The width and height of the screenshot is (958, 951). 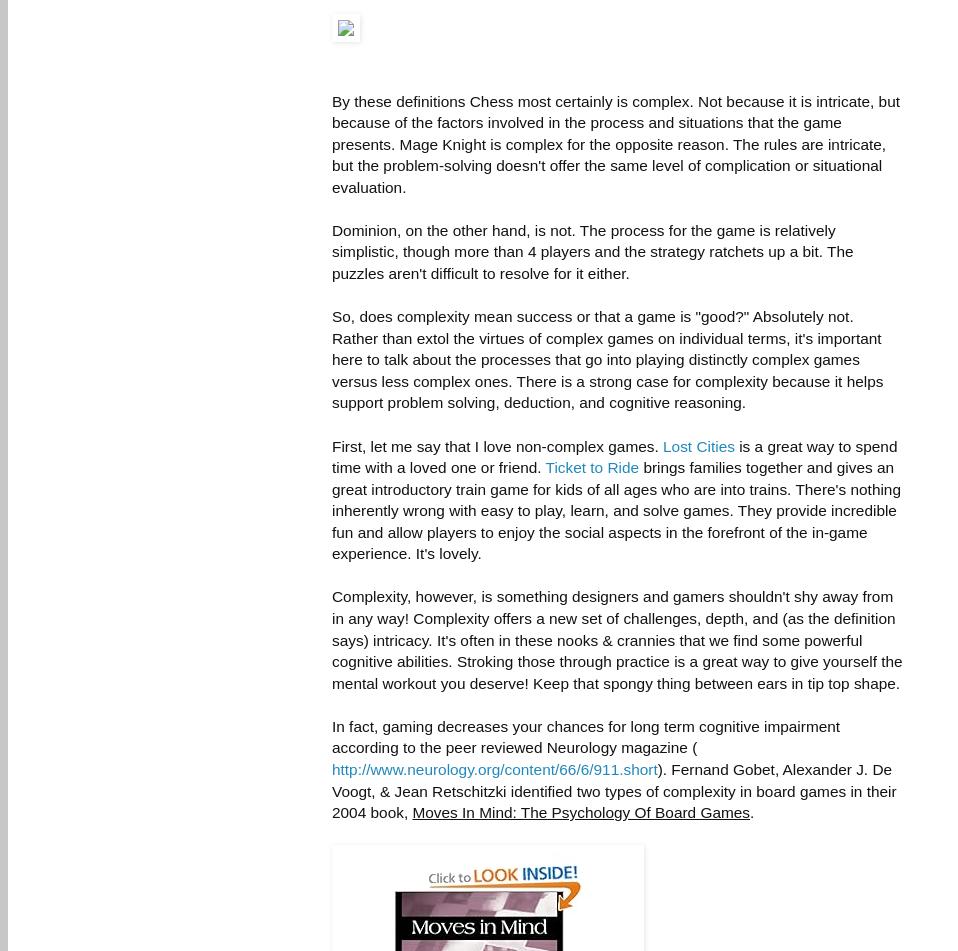 I want to click on ').   Fernand Gobet, Alexander J. De Voogt, & Jean Retschitzki  identified two types of complexity in board games in their 2004 book,', so click(x=613, y=789).